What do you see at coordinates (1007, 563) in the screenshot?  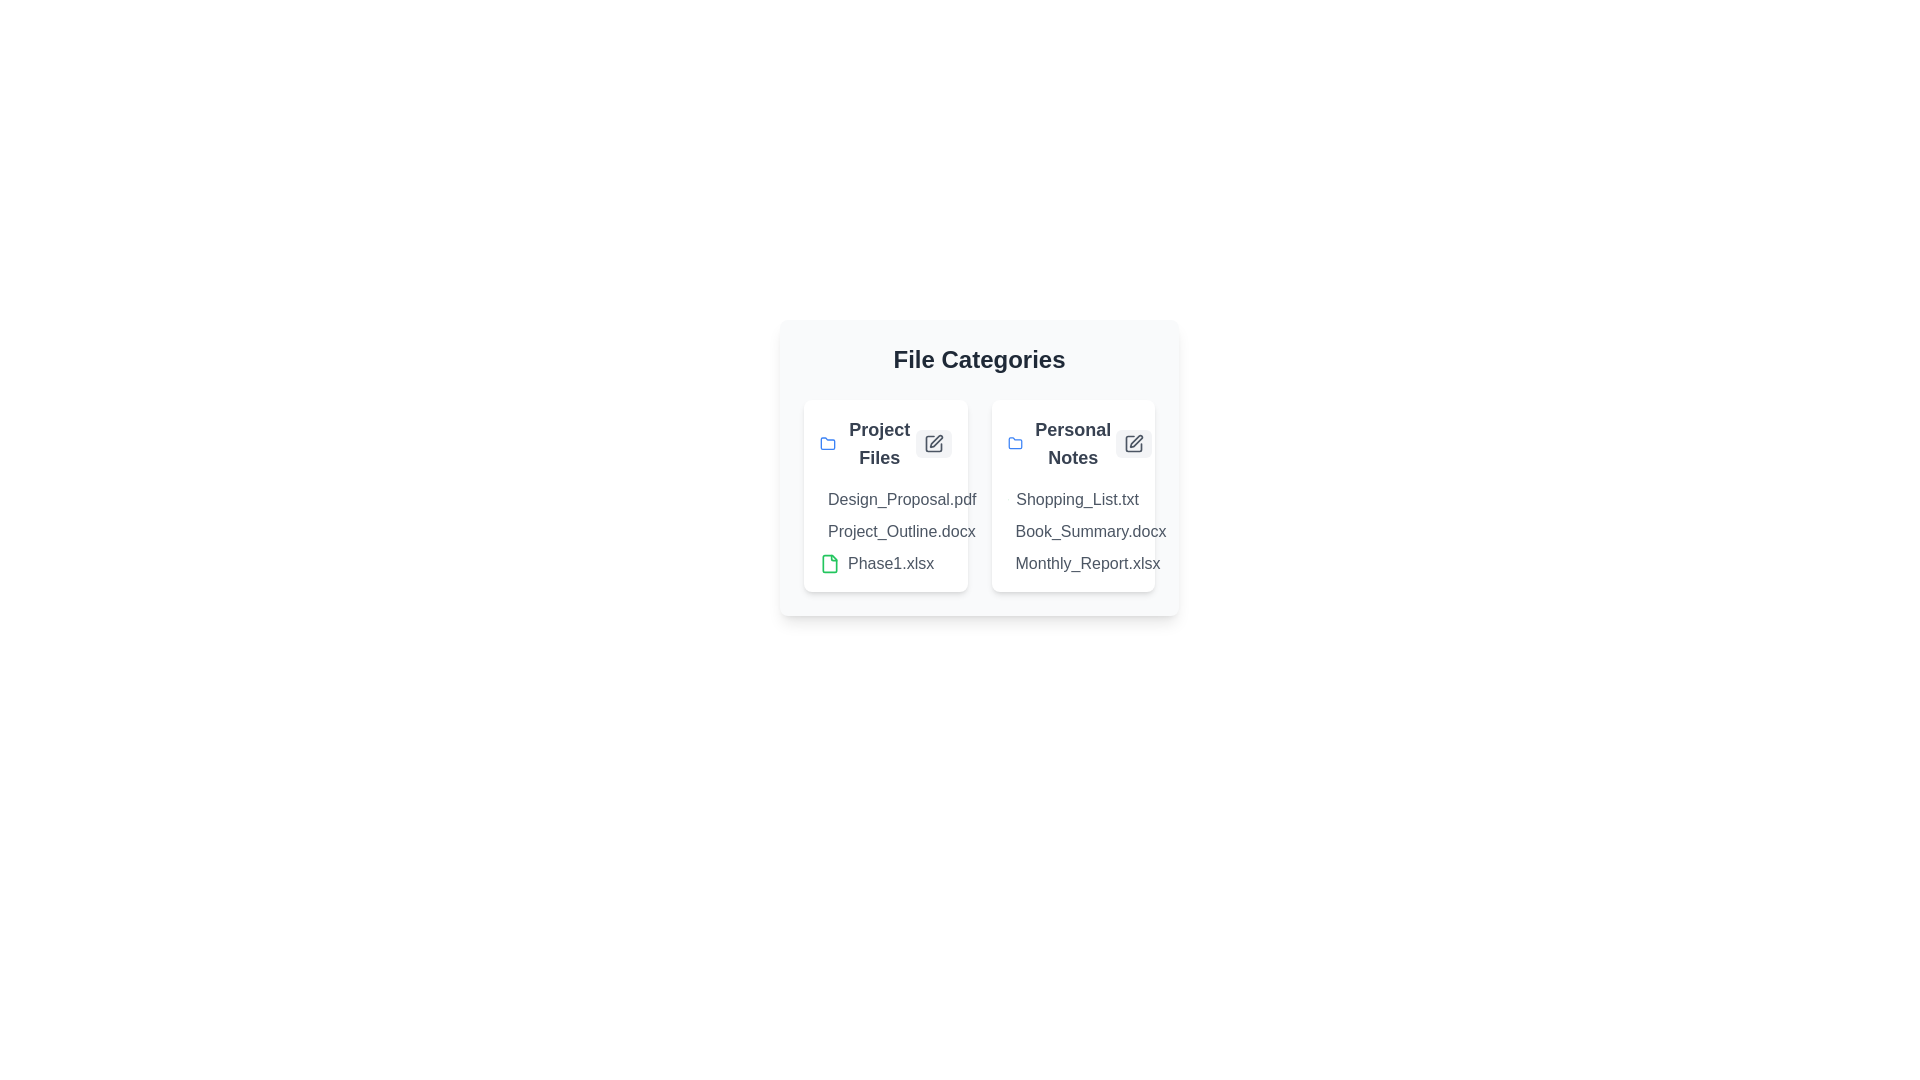 I see `the text of the document named Monthly_Report.xlsx in the list` at bounding box center [1007, 563].